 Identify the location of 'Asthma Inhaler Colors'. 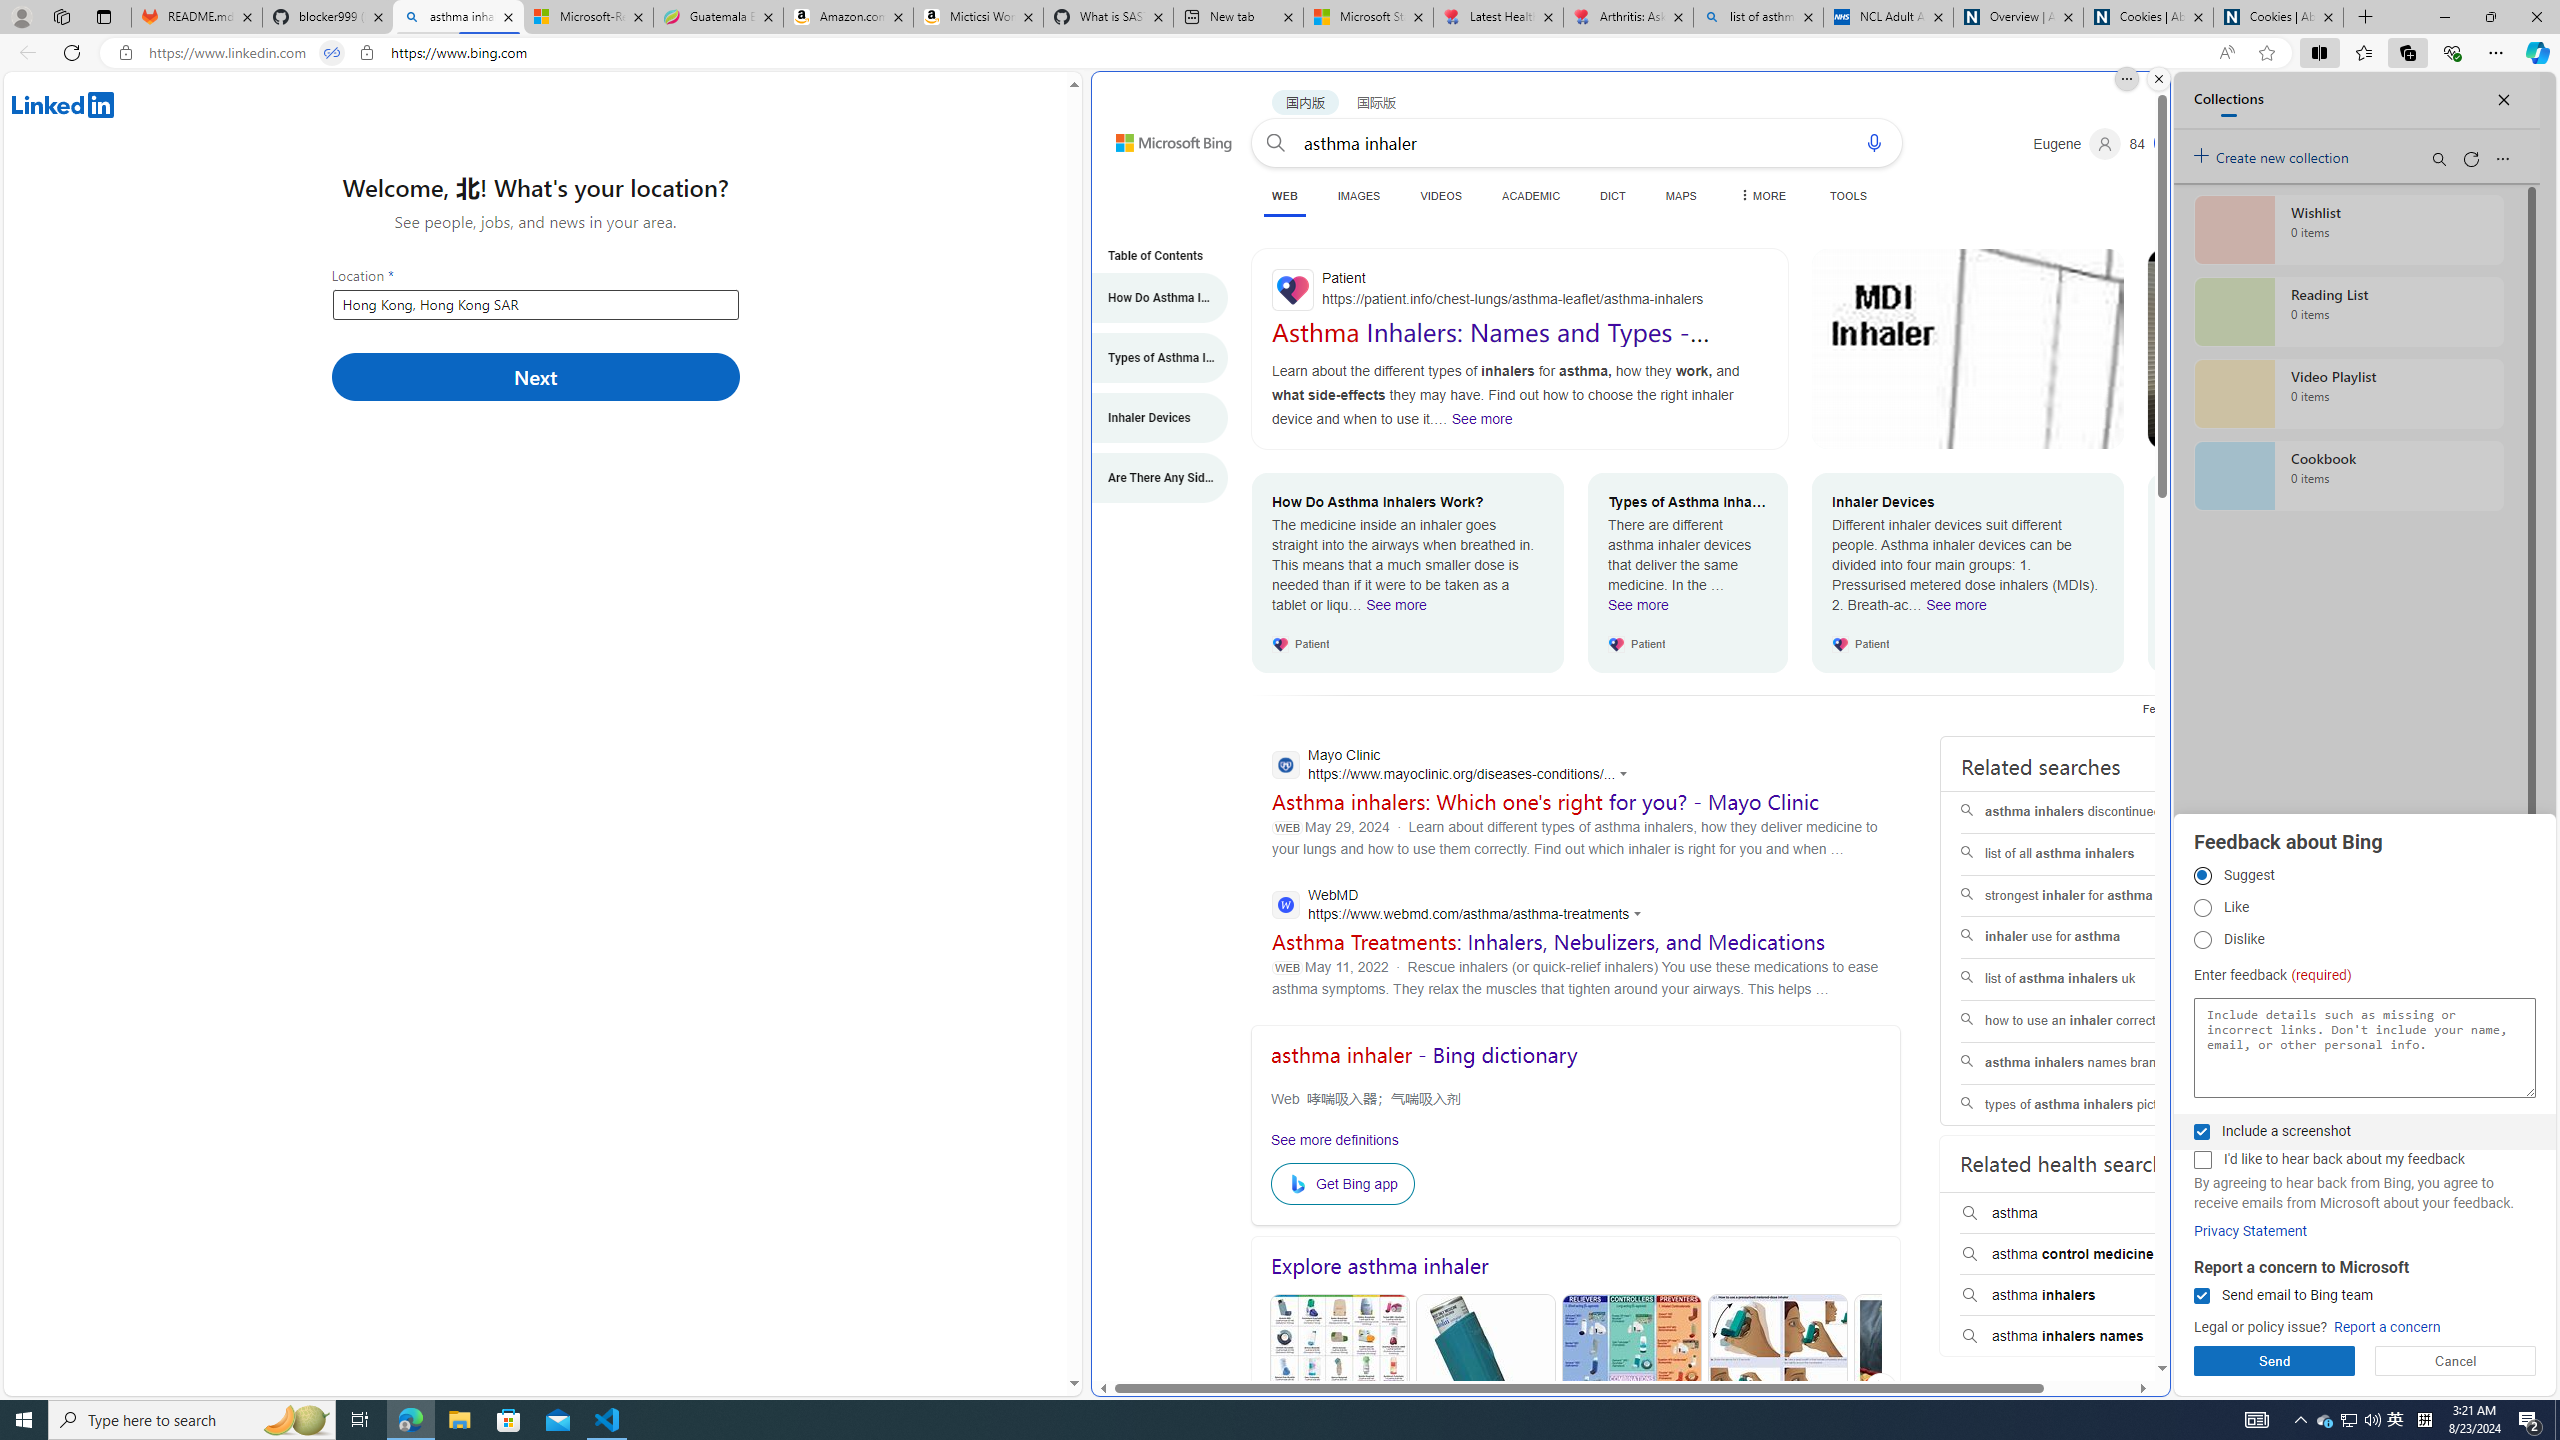
(1337, 1389).